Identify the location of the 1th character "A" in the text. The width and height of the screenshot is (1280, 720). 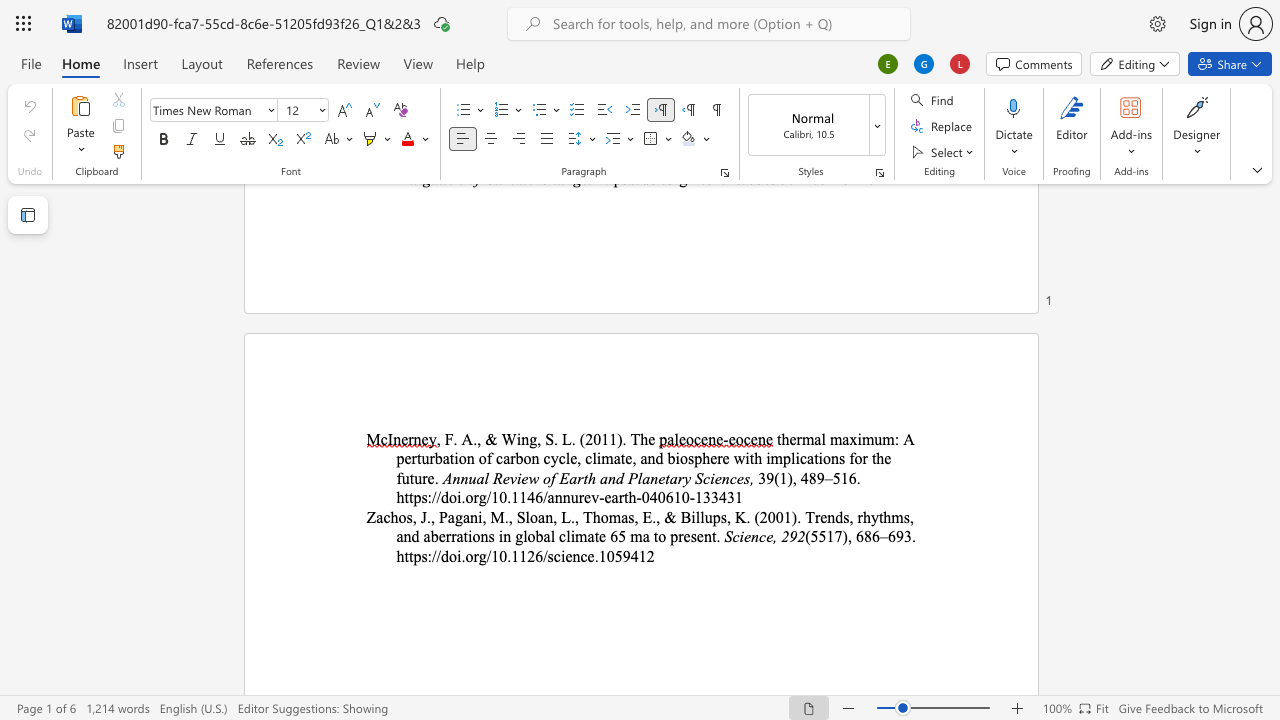
(466, 438).